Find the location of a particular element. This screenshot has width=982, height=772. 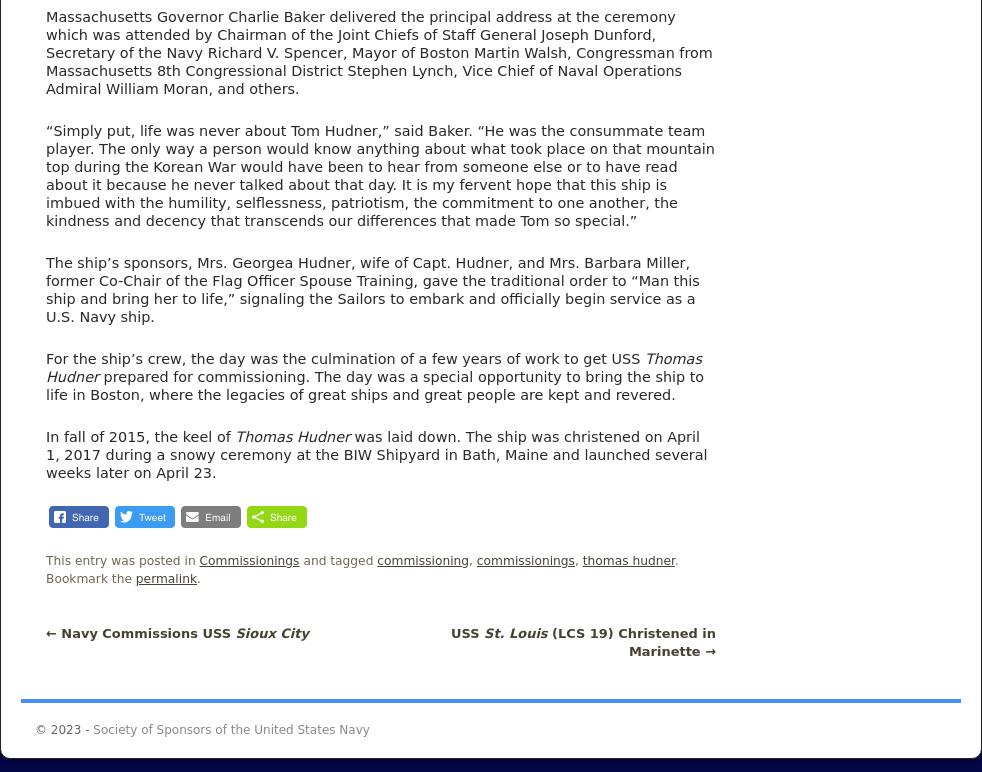

'prepared for commissioning. The day was a special opportunity to bring the ship to life in Boston, where the legacies of great ships and great people are kept and revered.' is located at coordinates (44, 383).